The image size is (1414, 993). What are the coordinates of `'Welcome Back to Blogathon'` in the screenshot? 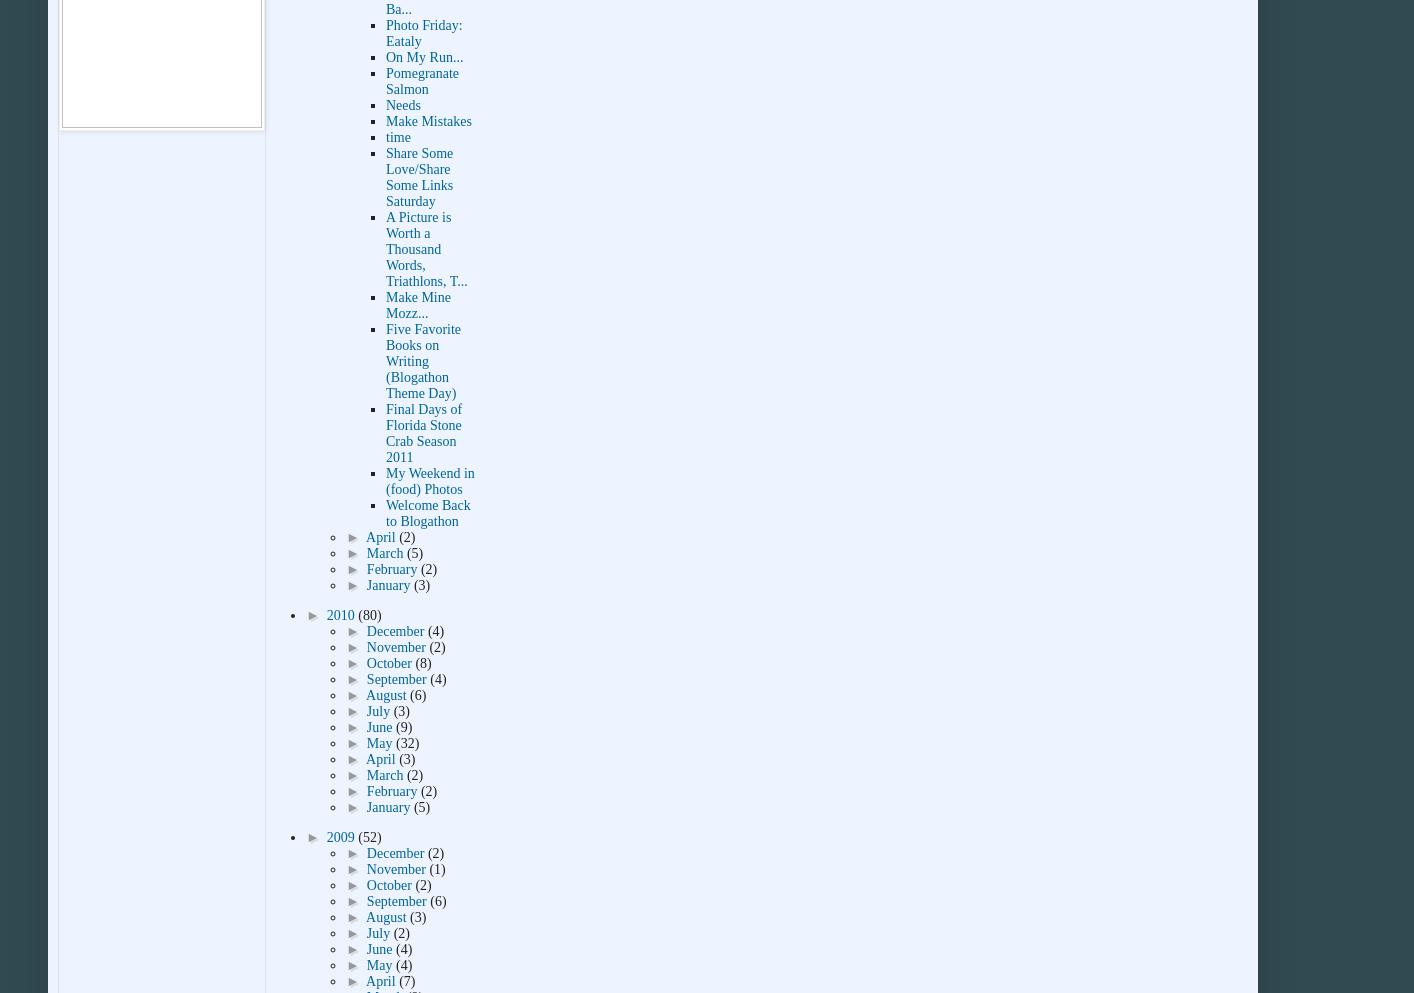 It's located at (386, 513).